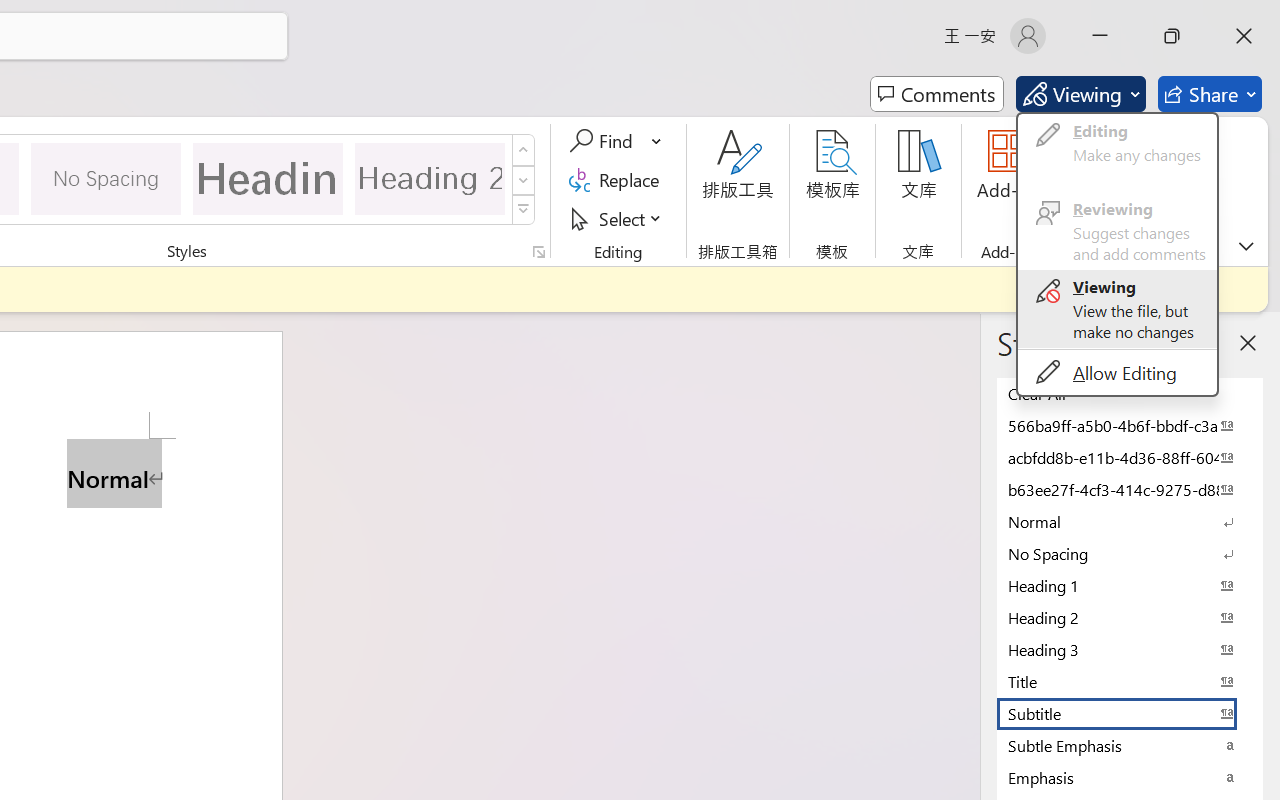 The height and width of the screenshot is (800, 1280). What do you see at coordinates (429, 177) in the screenshot?
I see `'Heading 2'` at bounding box center [429, 177].